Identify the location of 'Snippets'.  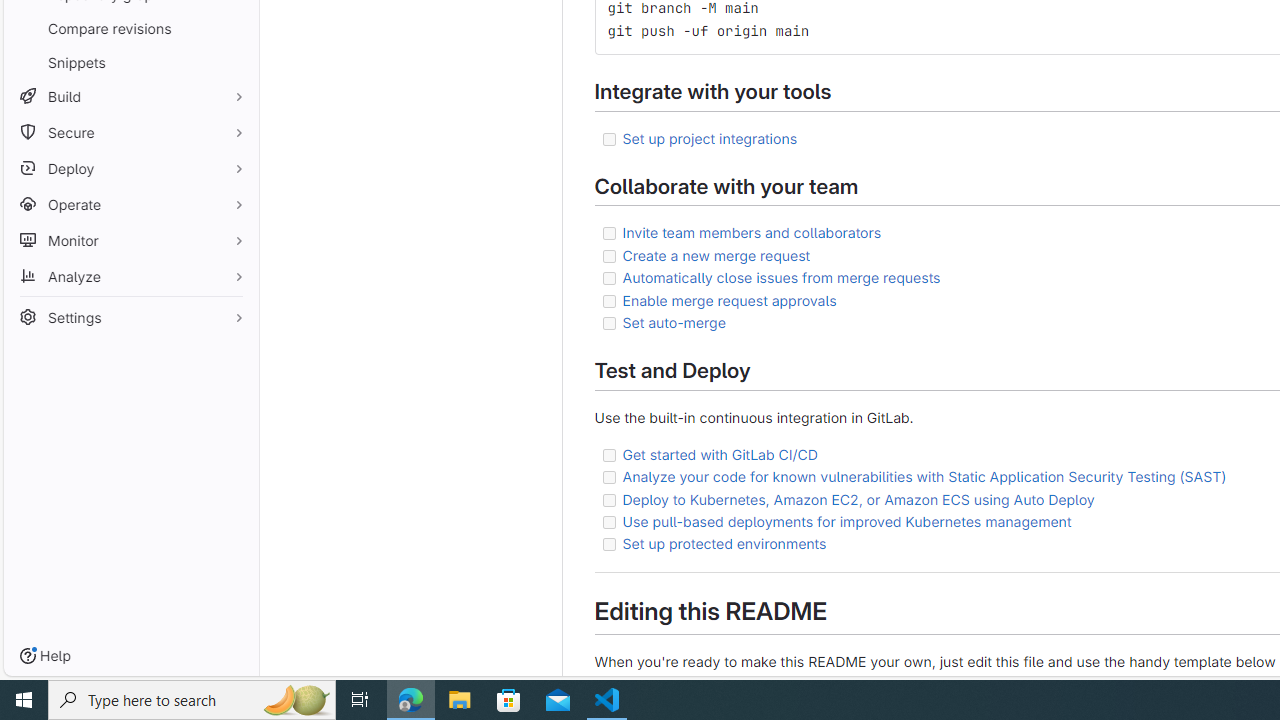
(130, 61).